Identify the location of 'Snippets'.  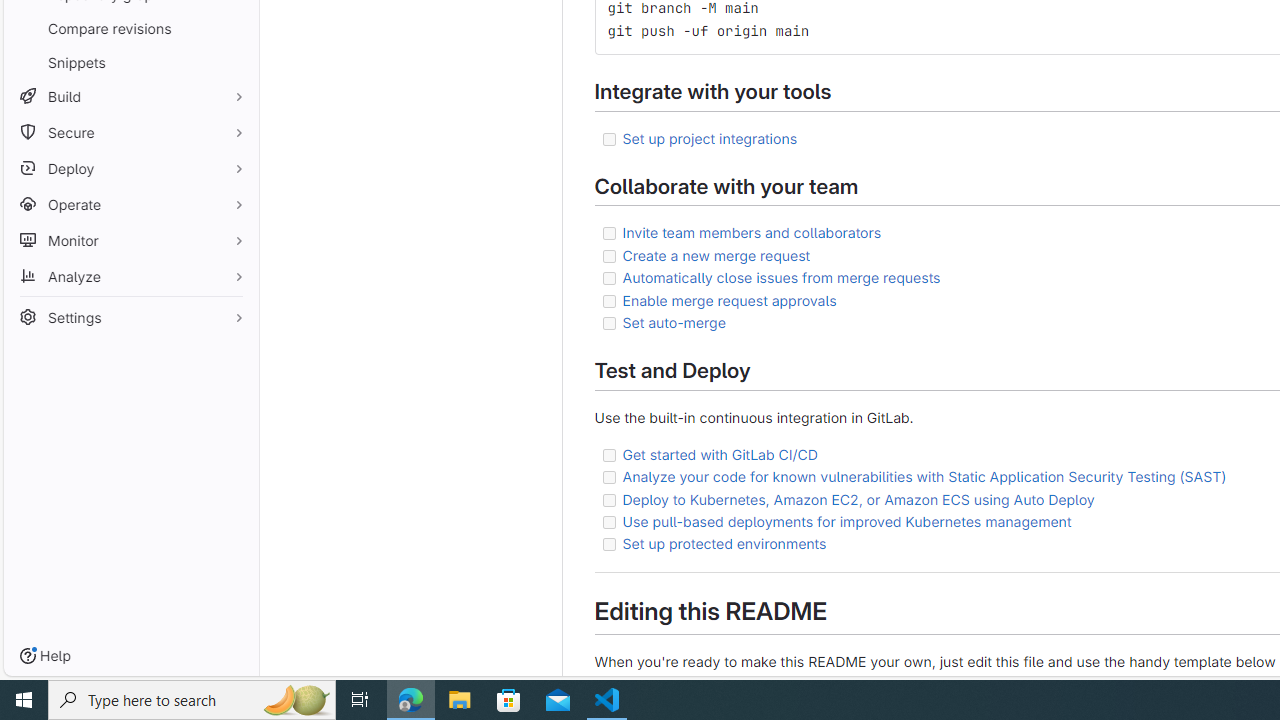
(130, 61).